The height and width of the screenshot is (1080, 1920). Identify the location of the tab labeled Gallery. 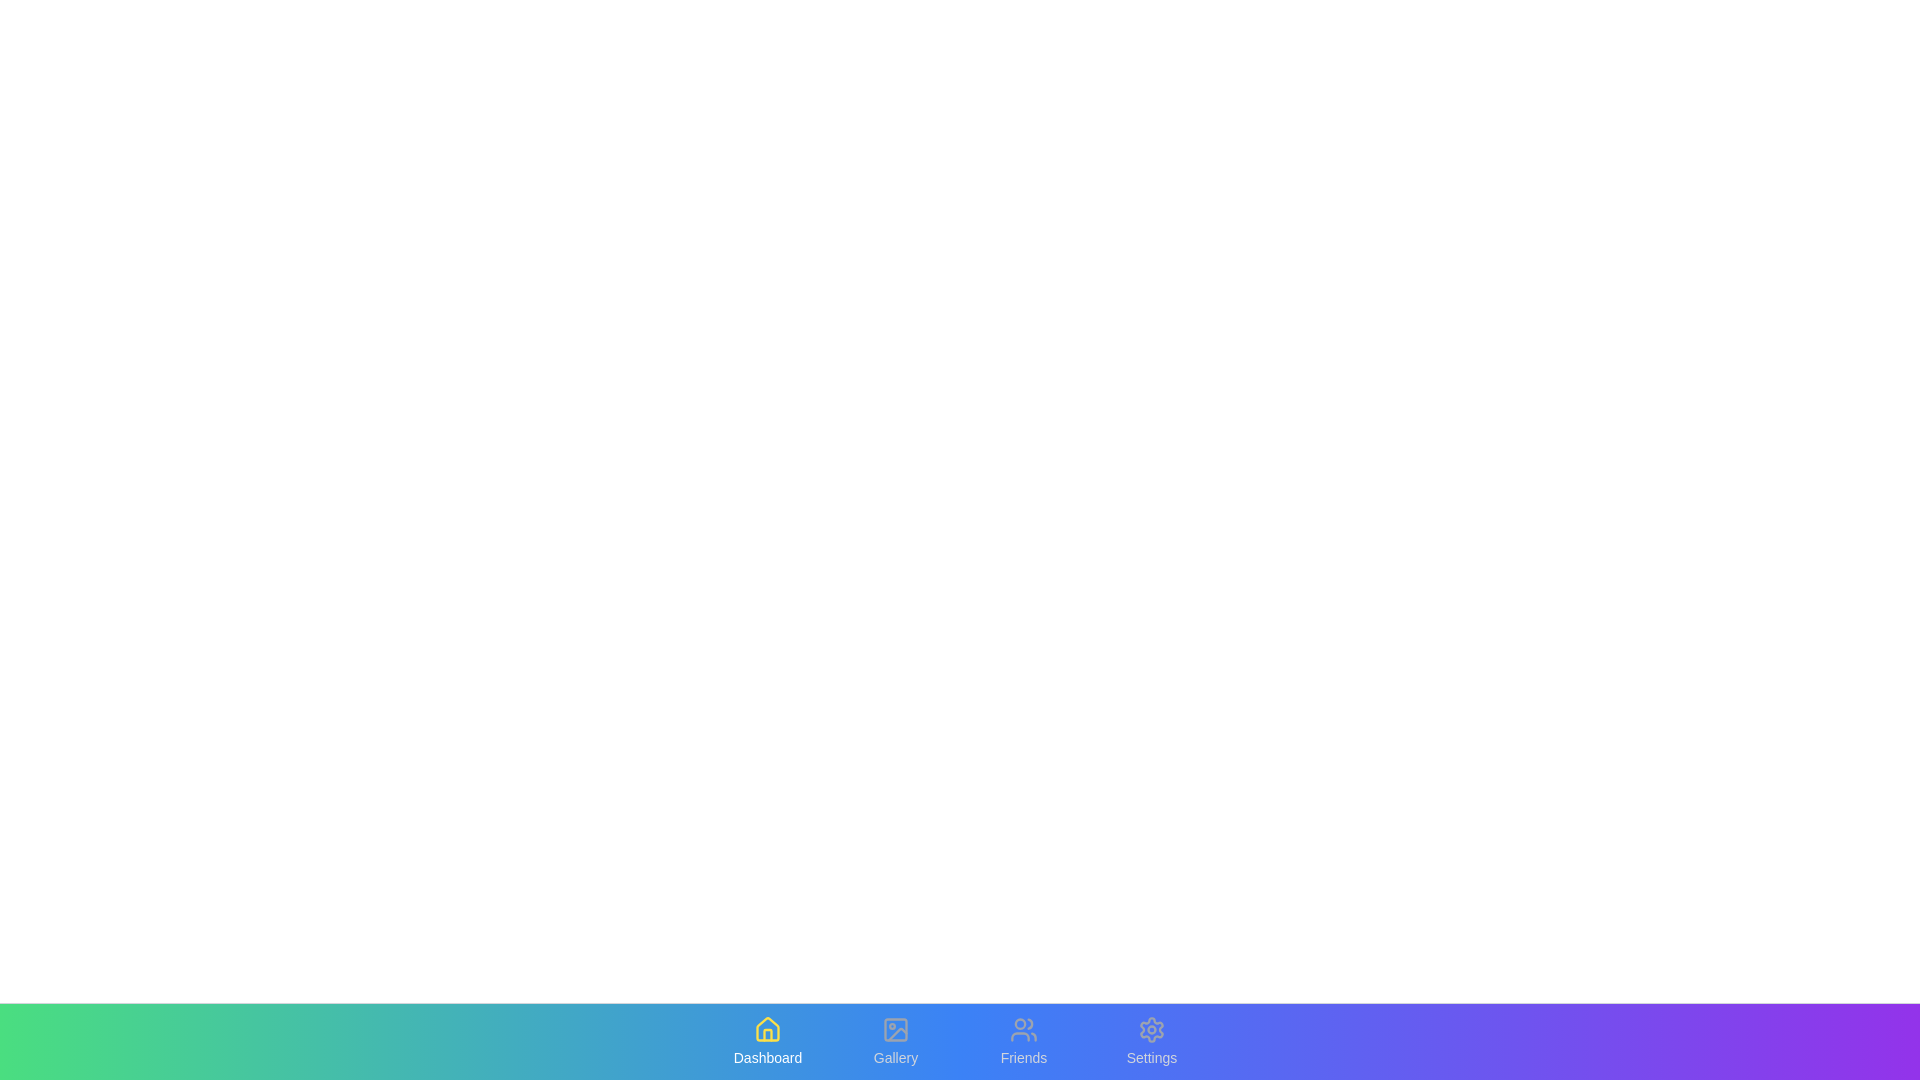
(895, 1040).